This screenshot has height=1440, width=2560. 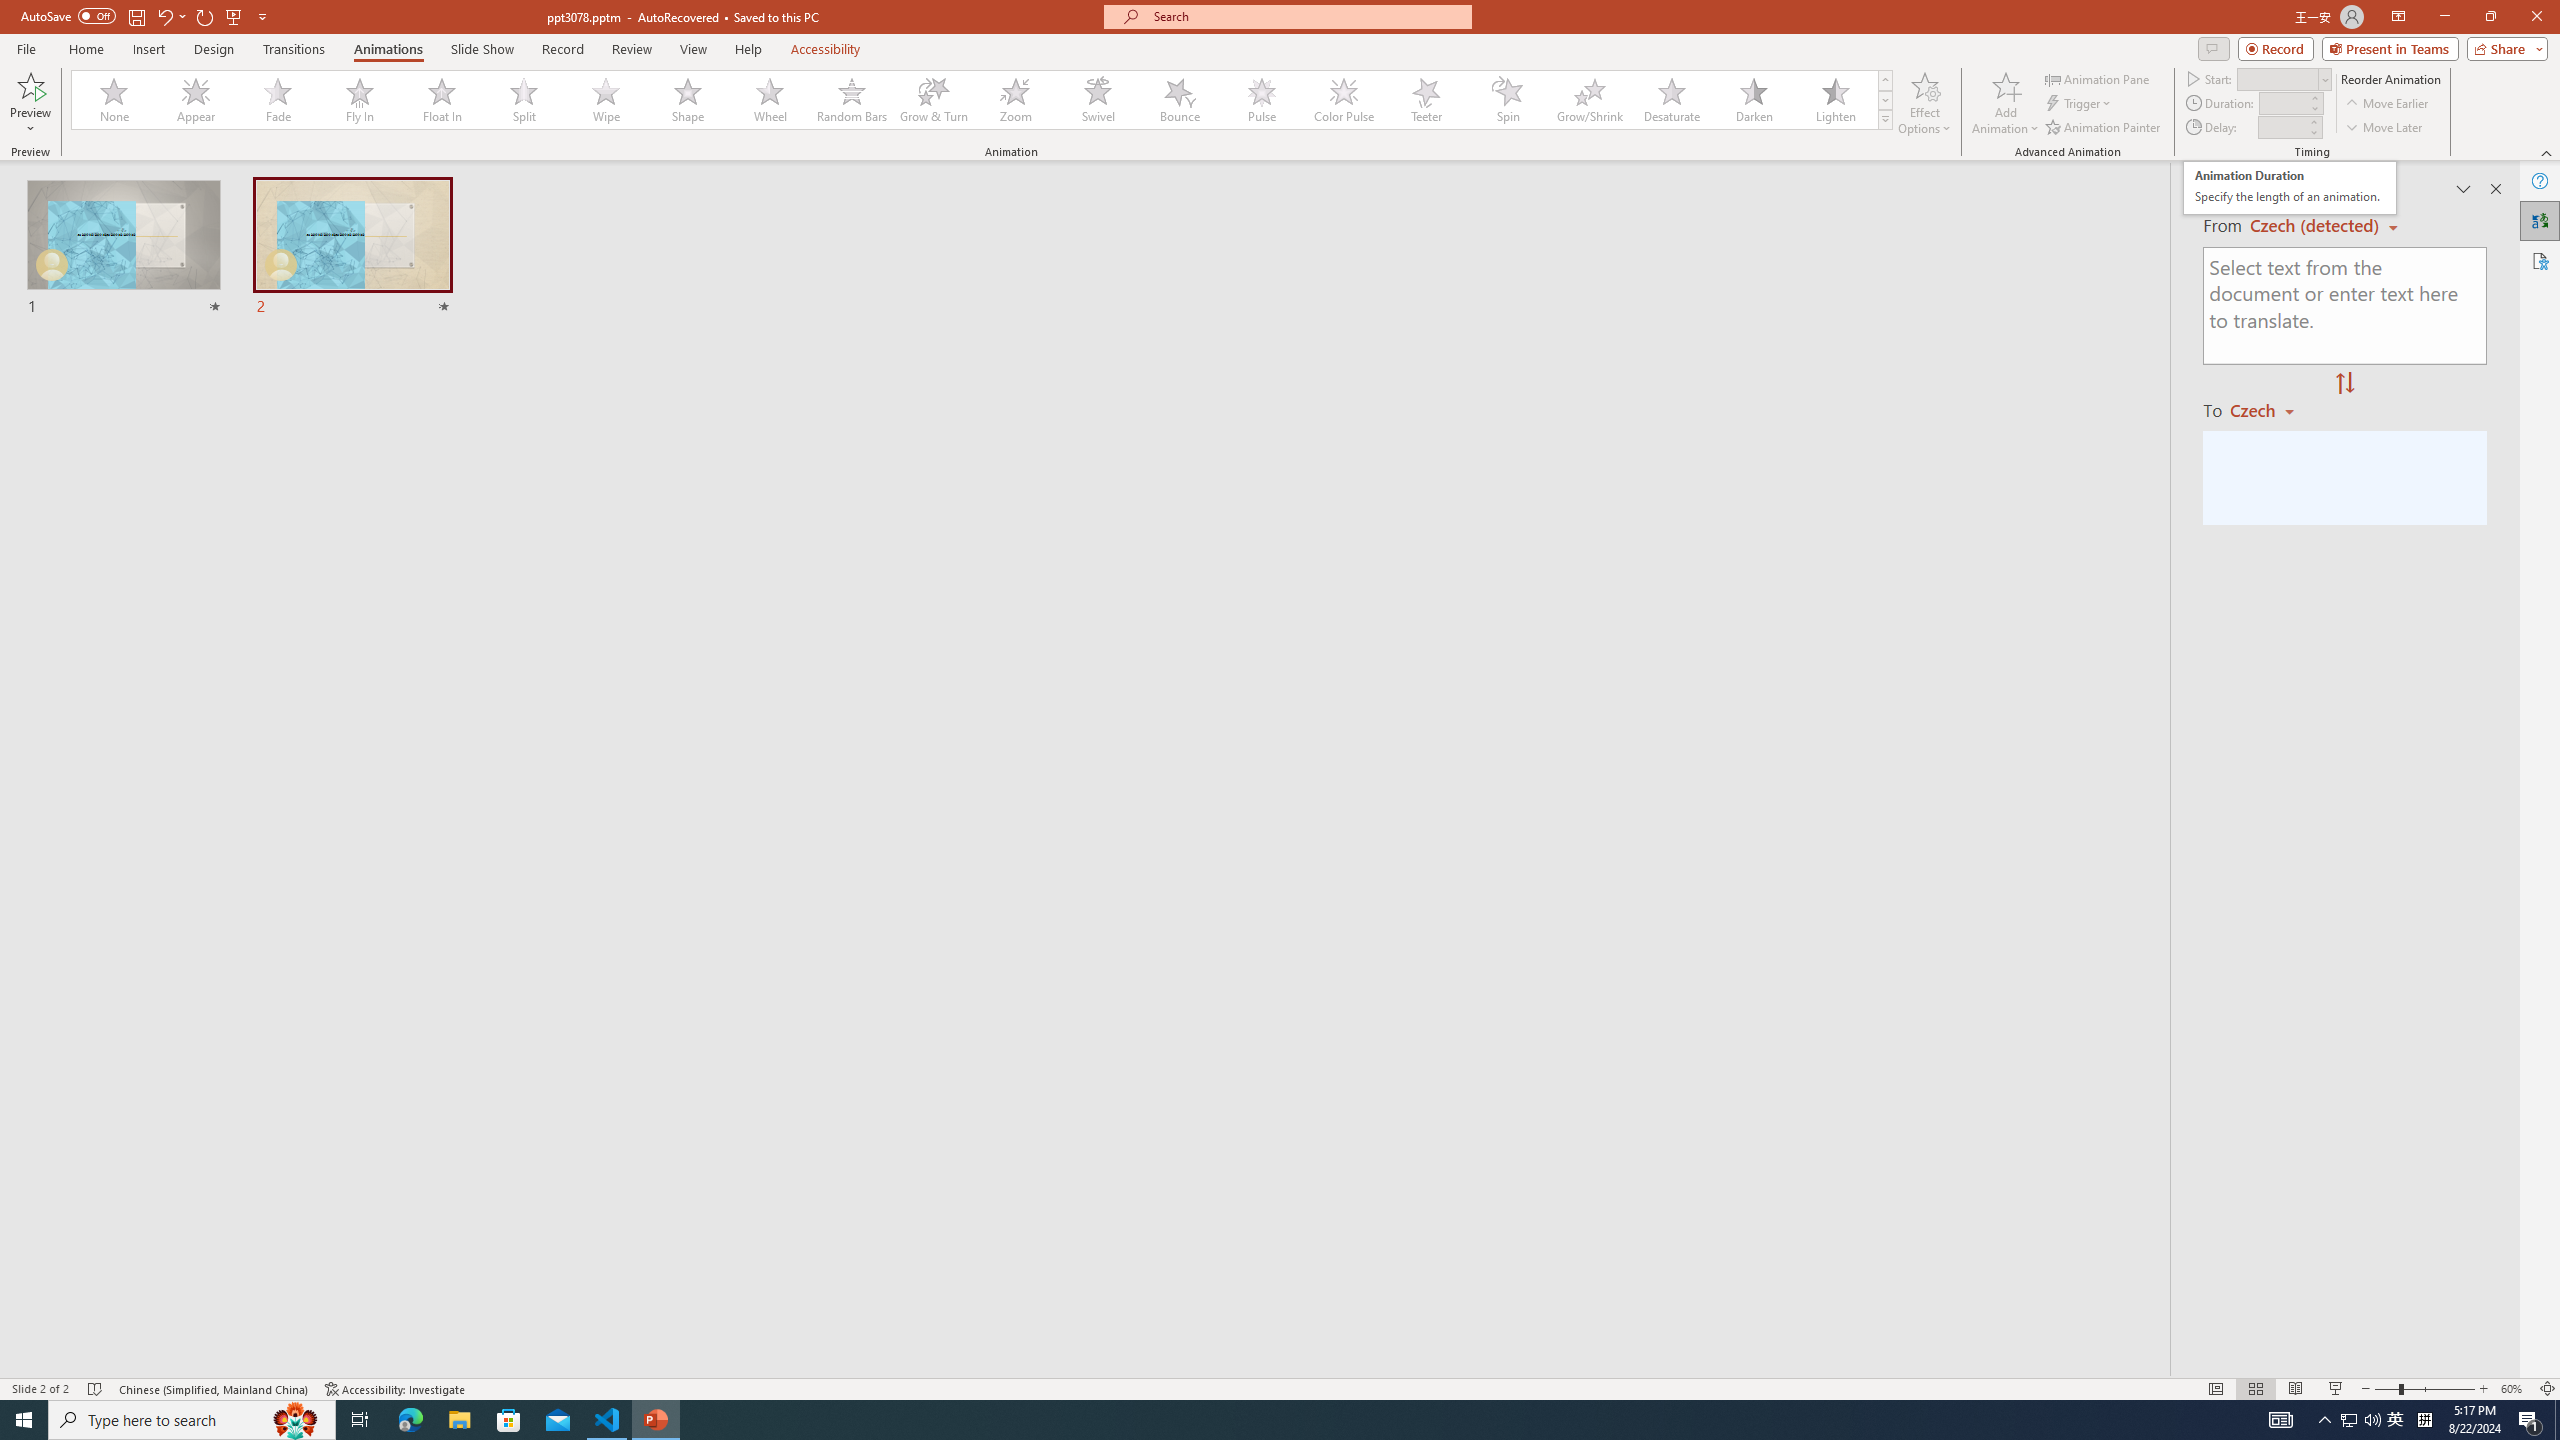 What do you see at coordinates (2079, 103) in the screenshot?
I see `'Trigger'` at bounding box center [2079, 103].